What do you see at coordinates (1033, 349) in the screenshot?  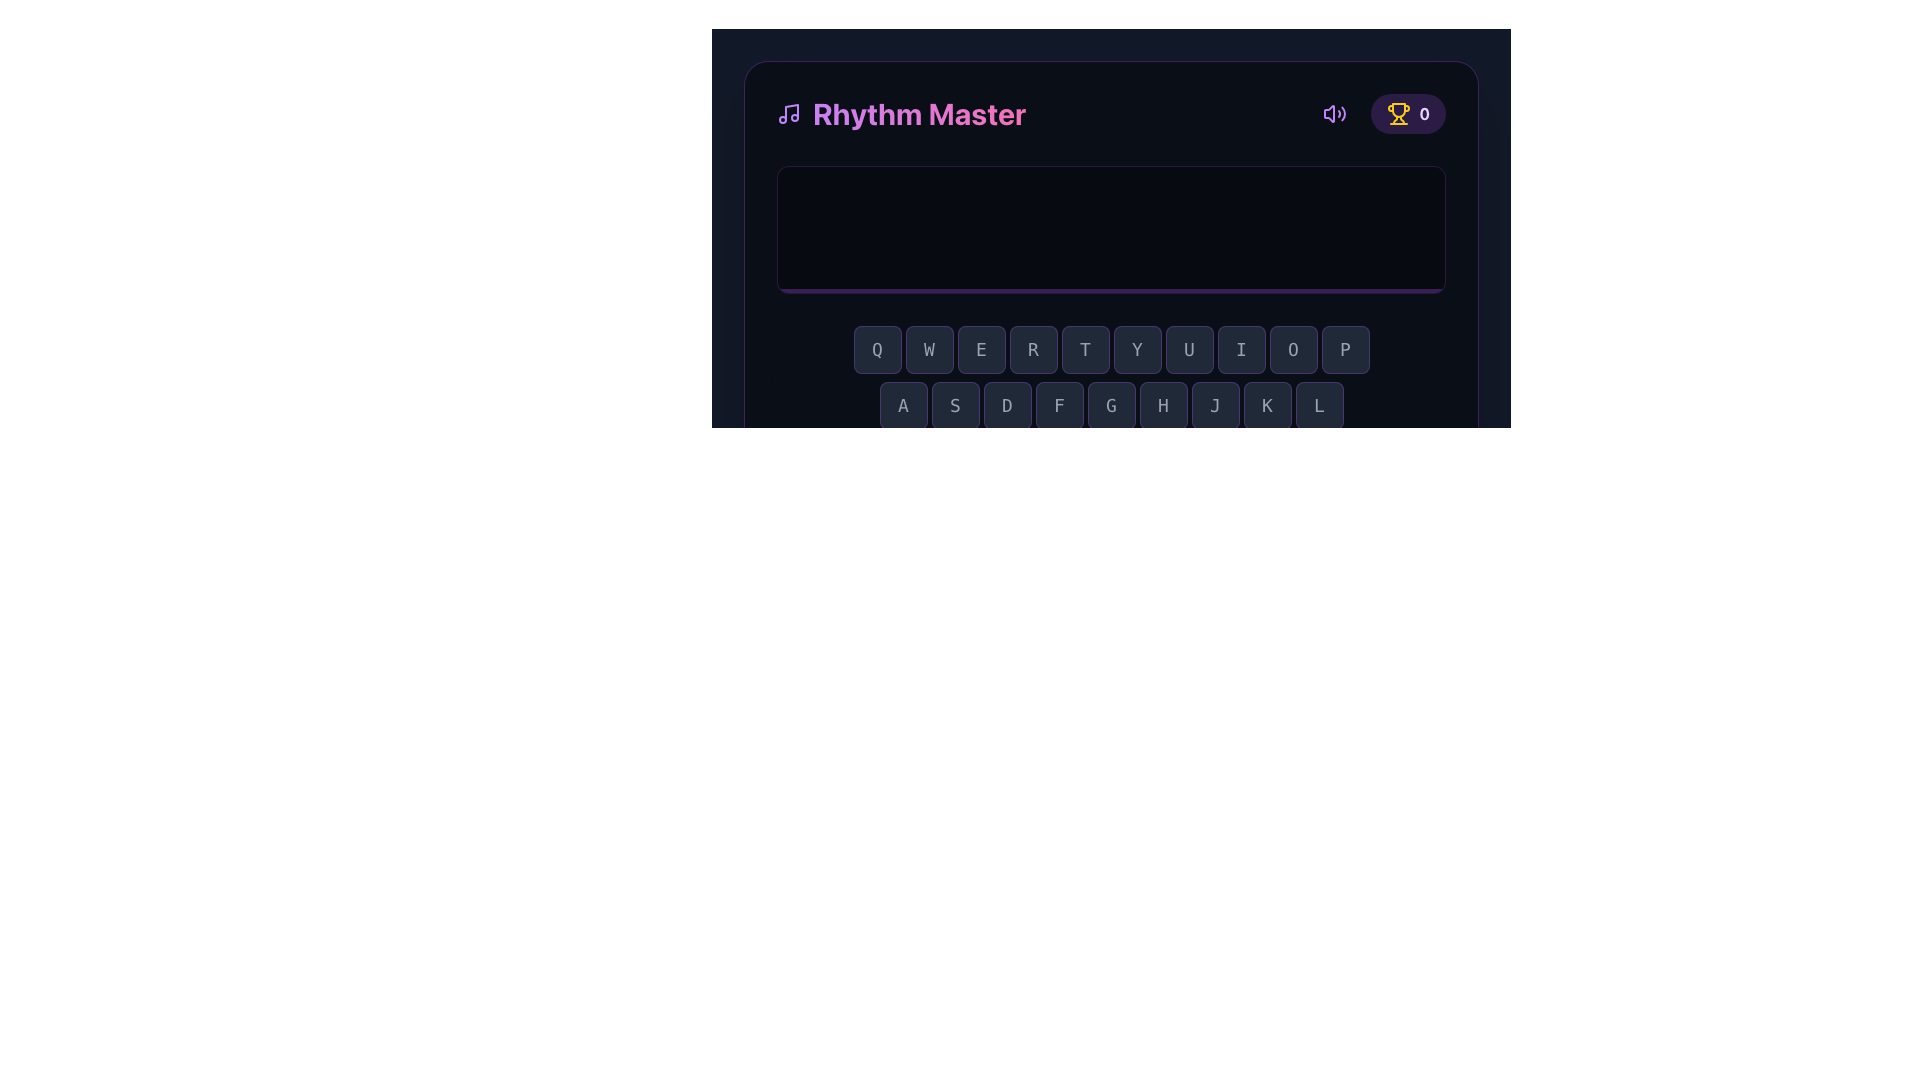 I see `the keyboard button representing the letter 'R', which is the fourth button in the row of 'QWERTYUIOP'` at bounding box center [1033, 349].